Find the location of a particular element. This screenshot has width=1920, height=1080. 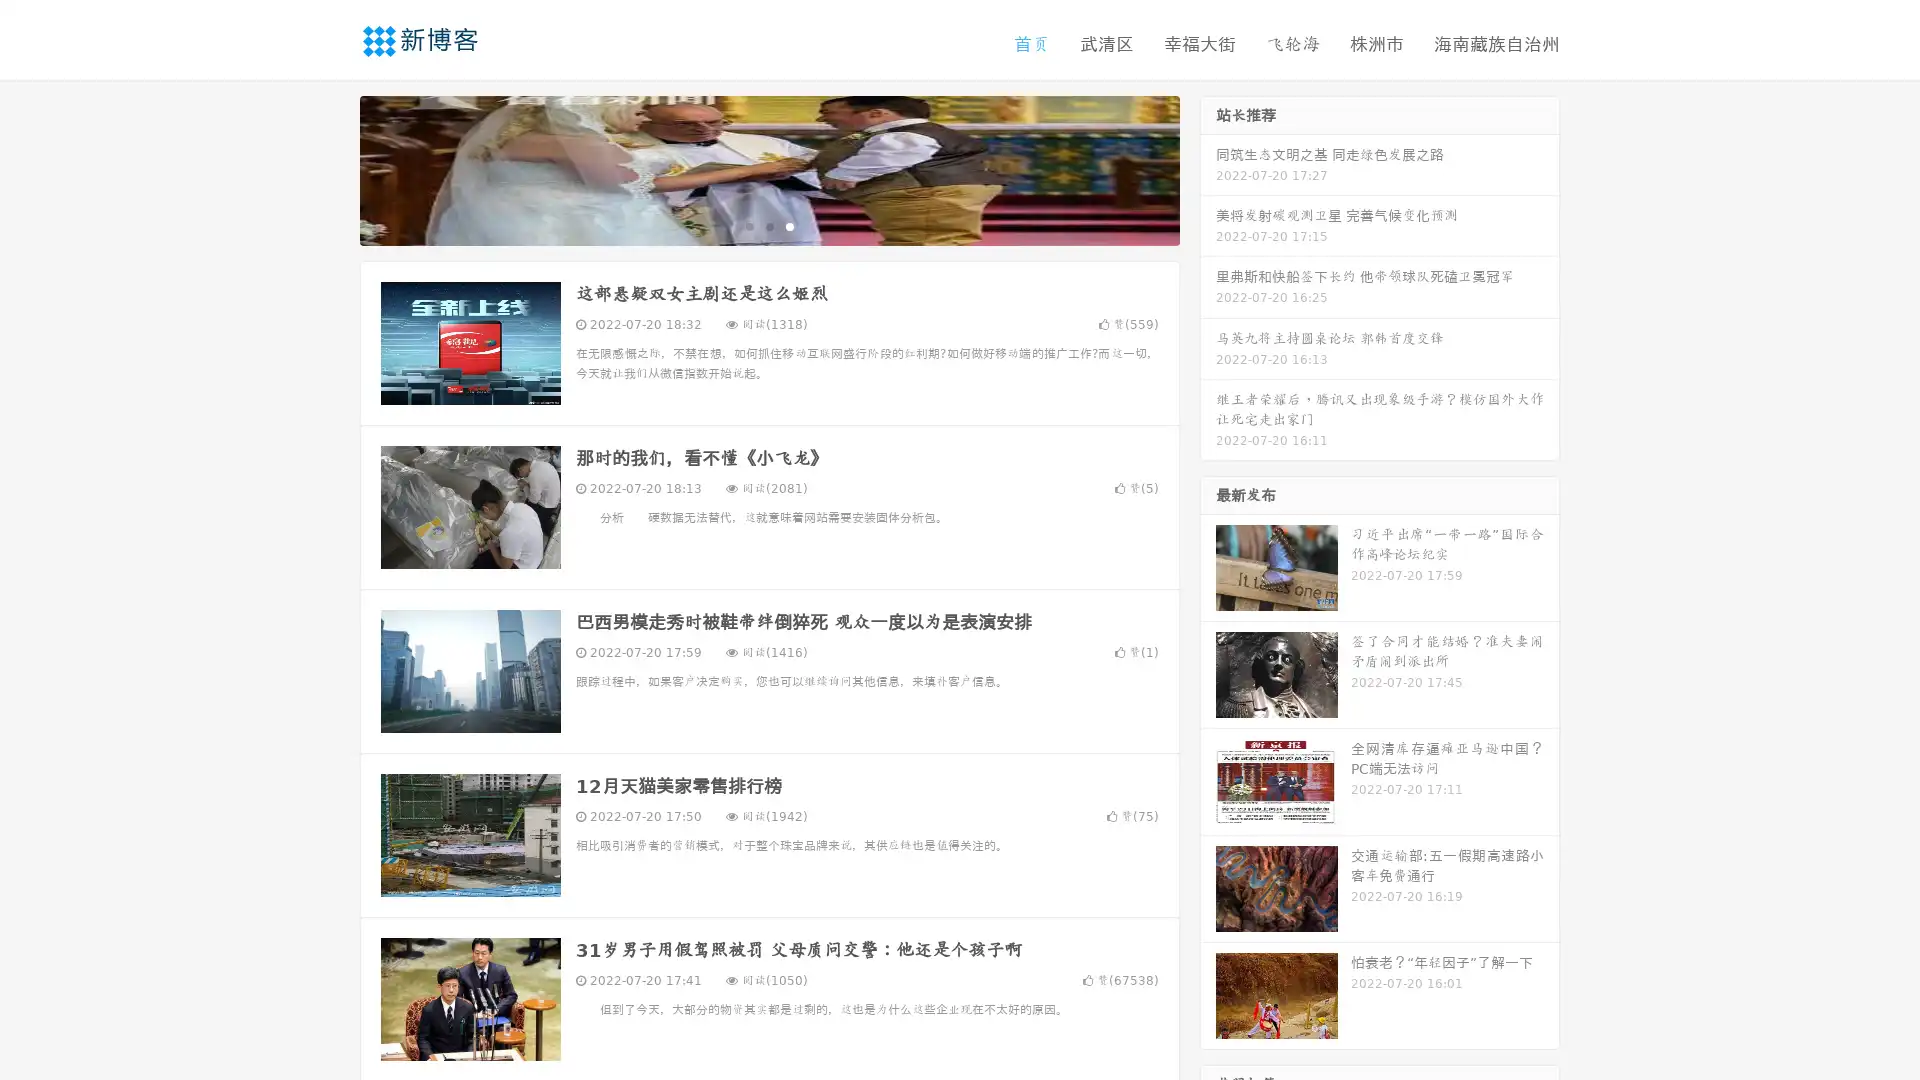

Next slide is located at coordinates (1208, 168).